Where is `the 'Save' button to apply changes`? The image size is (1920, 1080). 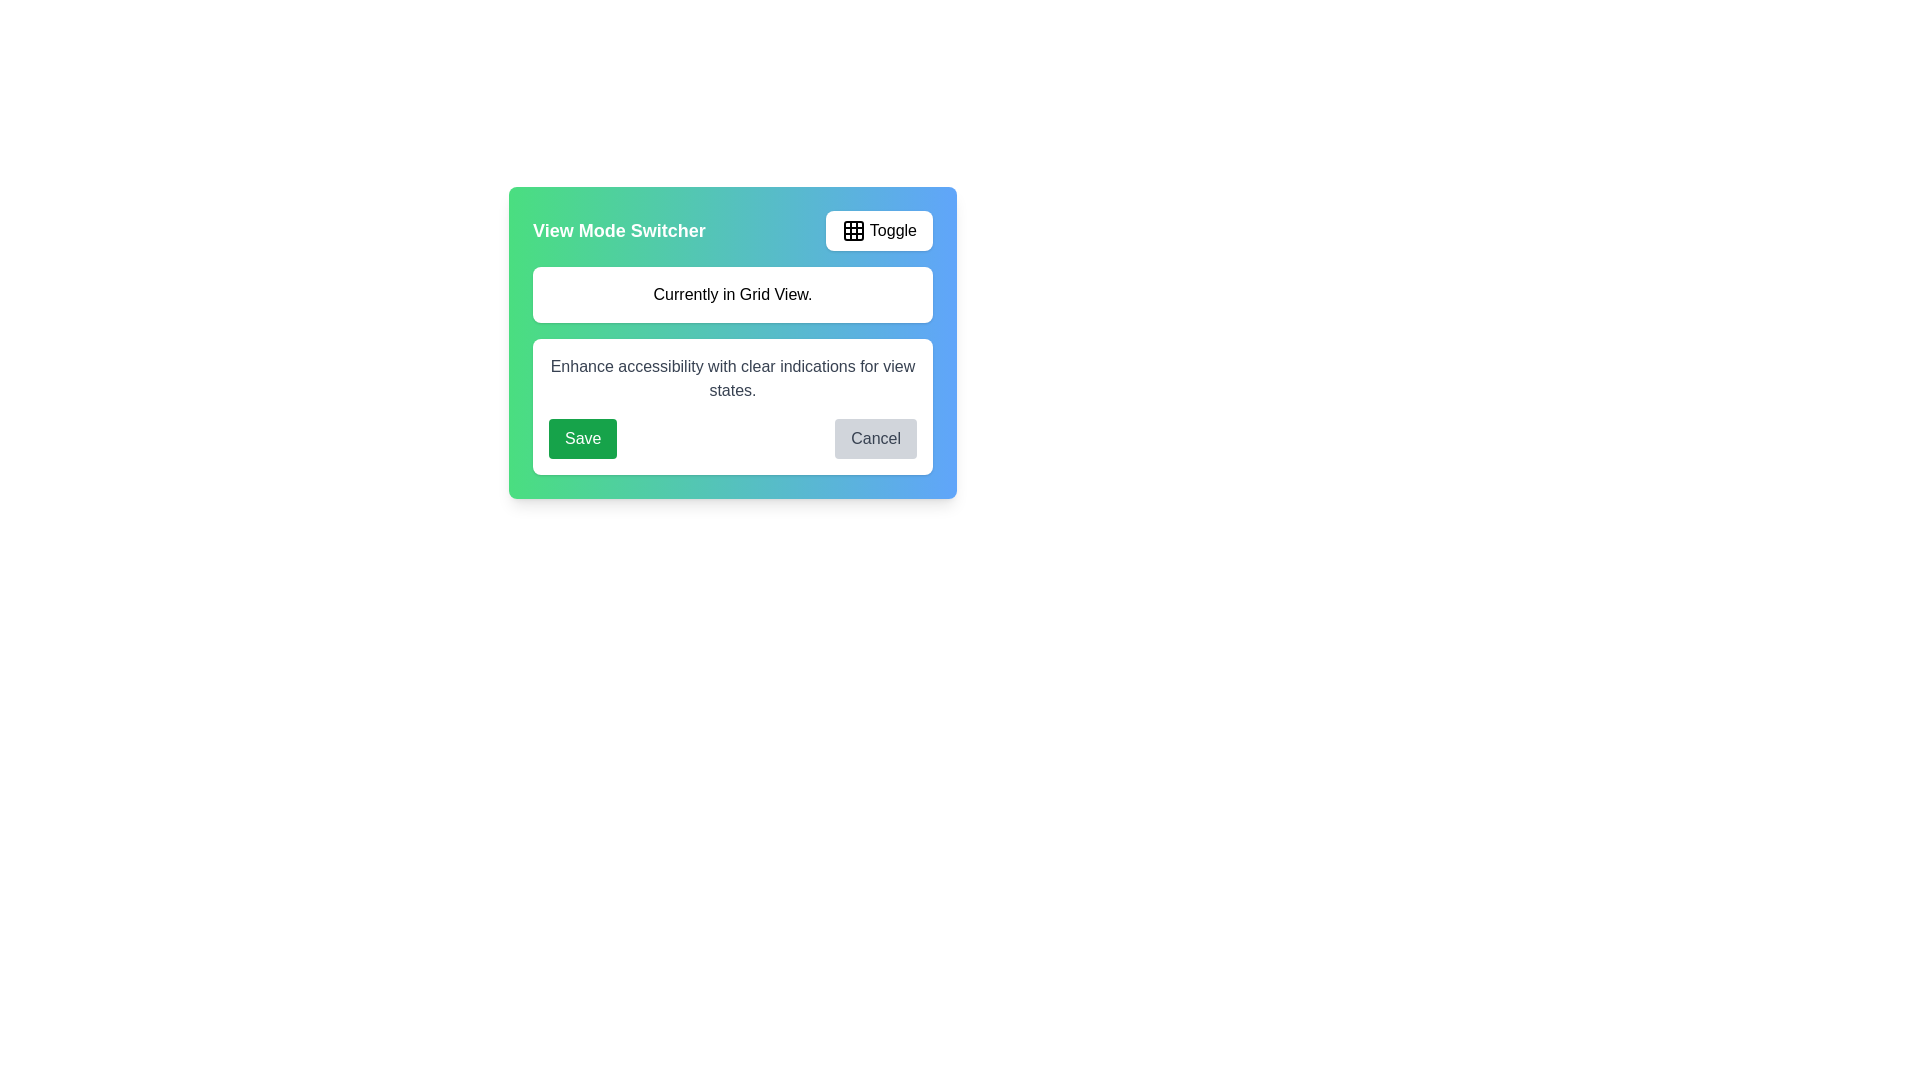
the 'Save' button to apply changes is located at coordinates (581, 438).